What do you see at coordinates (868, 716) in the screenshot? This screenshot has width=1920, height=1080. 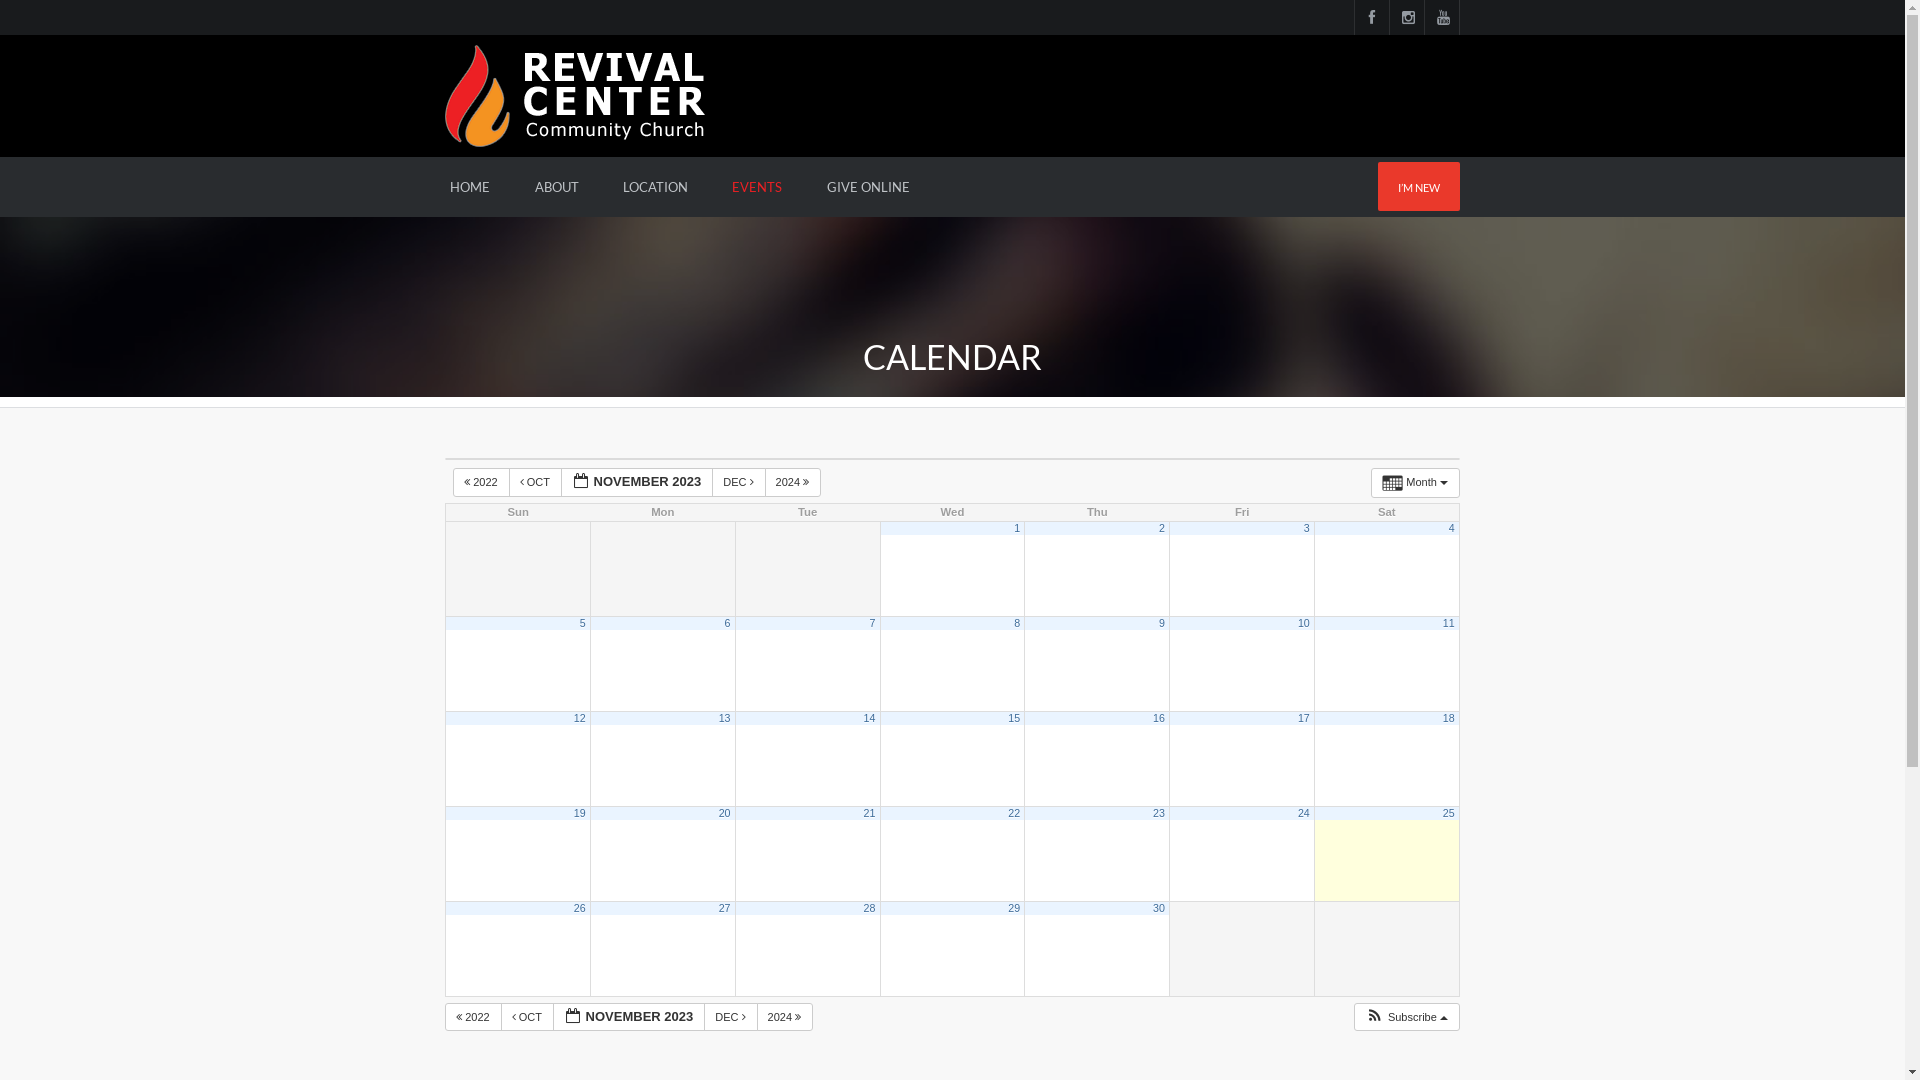 I see `'14'` at bounding box center [868, 716].